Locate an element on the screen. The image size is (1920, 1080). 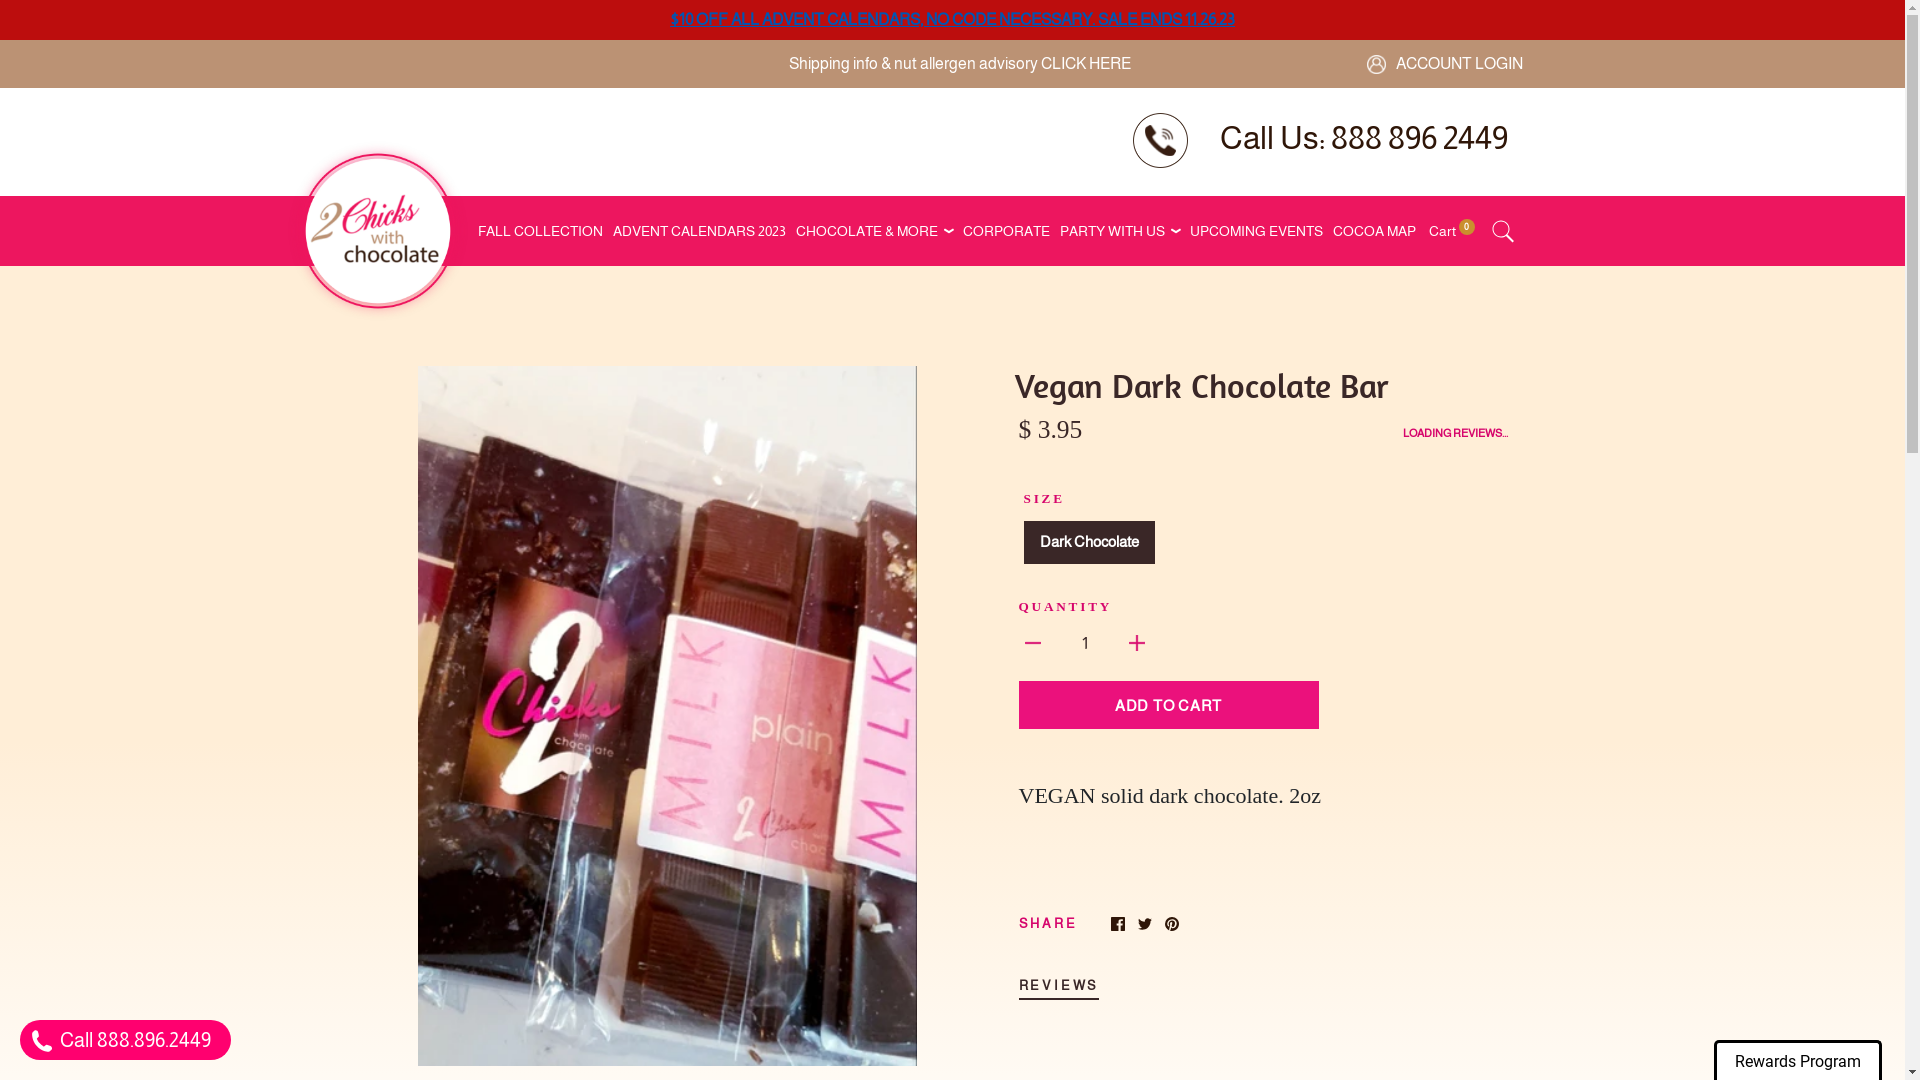
'Call Us: 888 896 2449' is located at coordinates (1362, 137).